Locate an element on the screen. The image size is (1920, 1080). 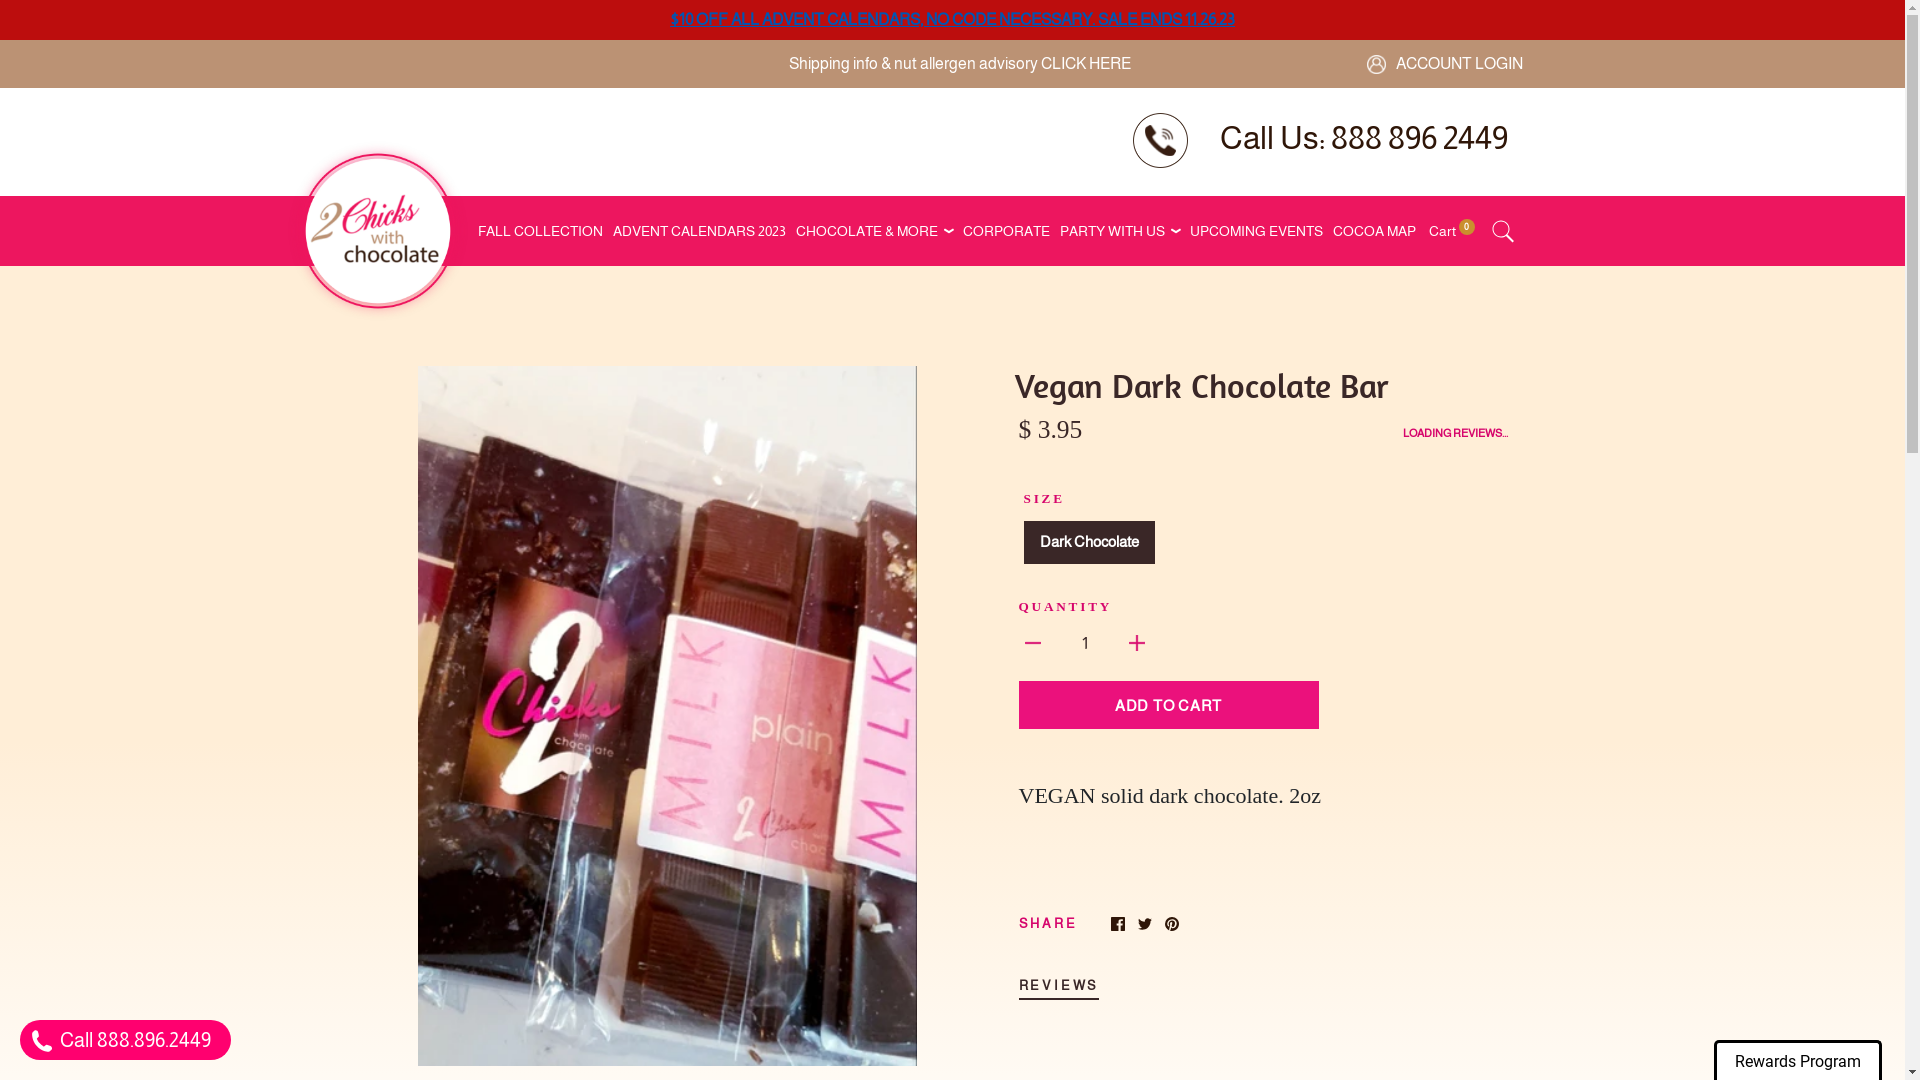
'Call Us: 888 896 2449' is located at coordinates (1362, 137).